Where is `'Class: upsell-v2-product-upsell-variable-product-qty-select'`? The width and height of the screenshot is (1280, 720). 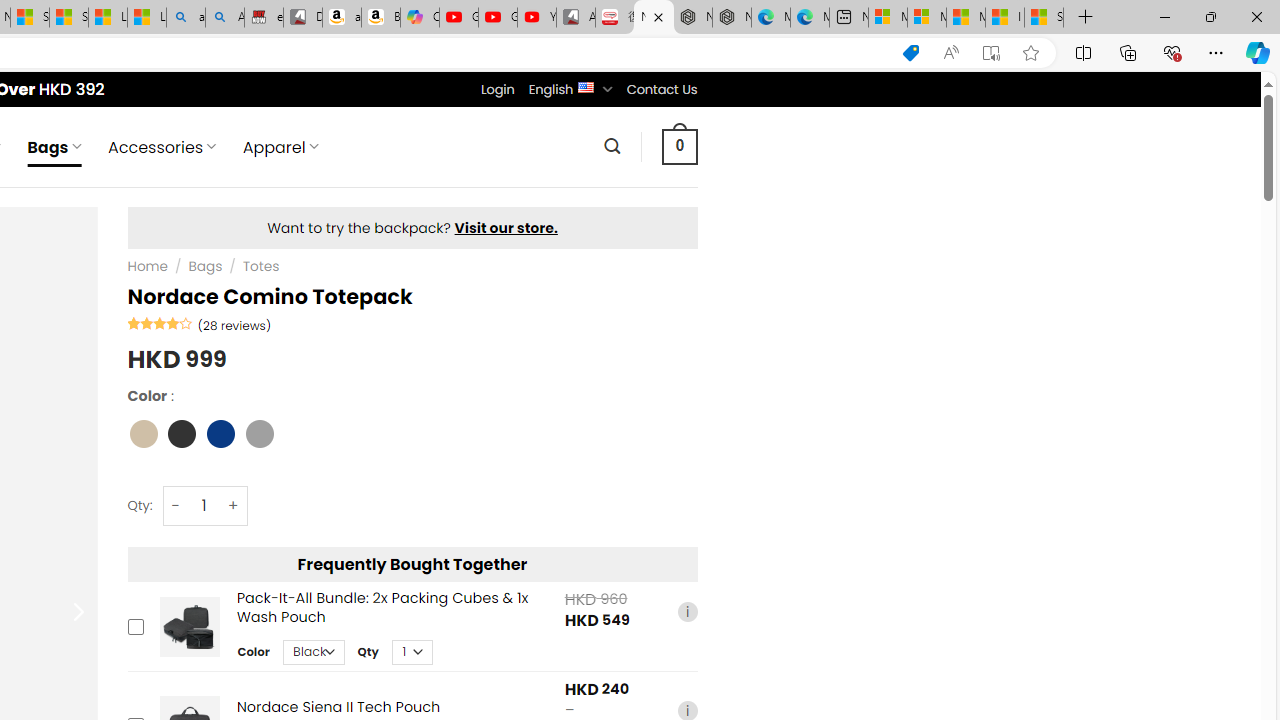 'Class: upsell-v2-product-upsell-variable-product-qty-select' is located at coordinates (410, 652).